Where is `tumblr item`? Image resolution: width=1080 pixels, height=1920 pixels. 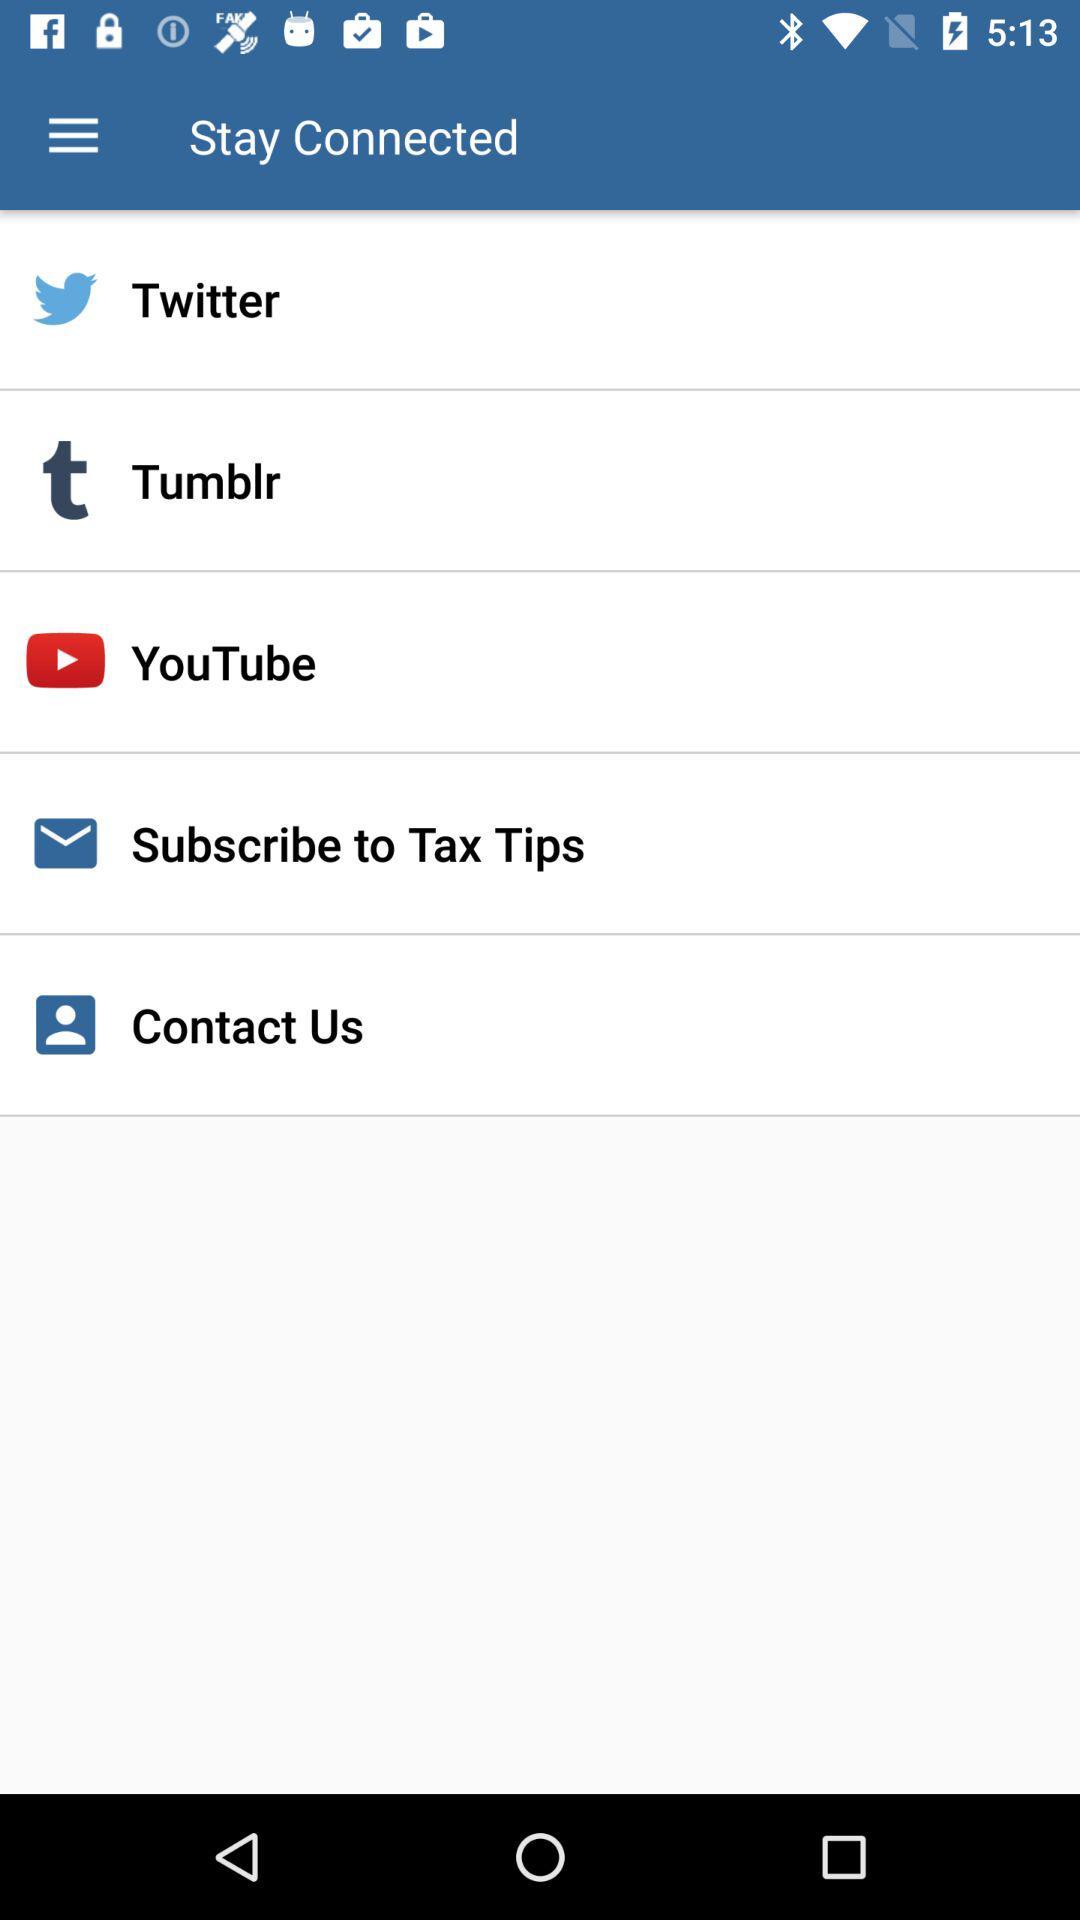 tumblr item is located at coordinates (540, 480).